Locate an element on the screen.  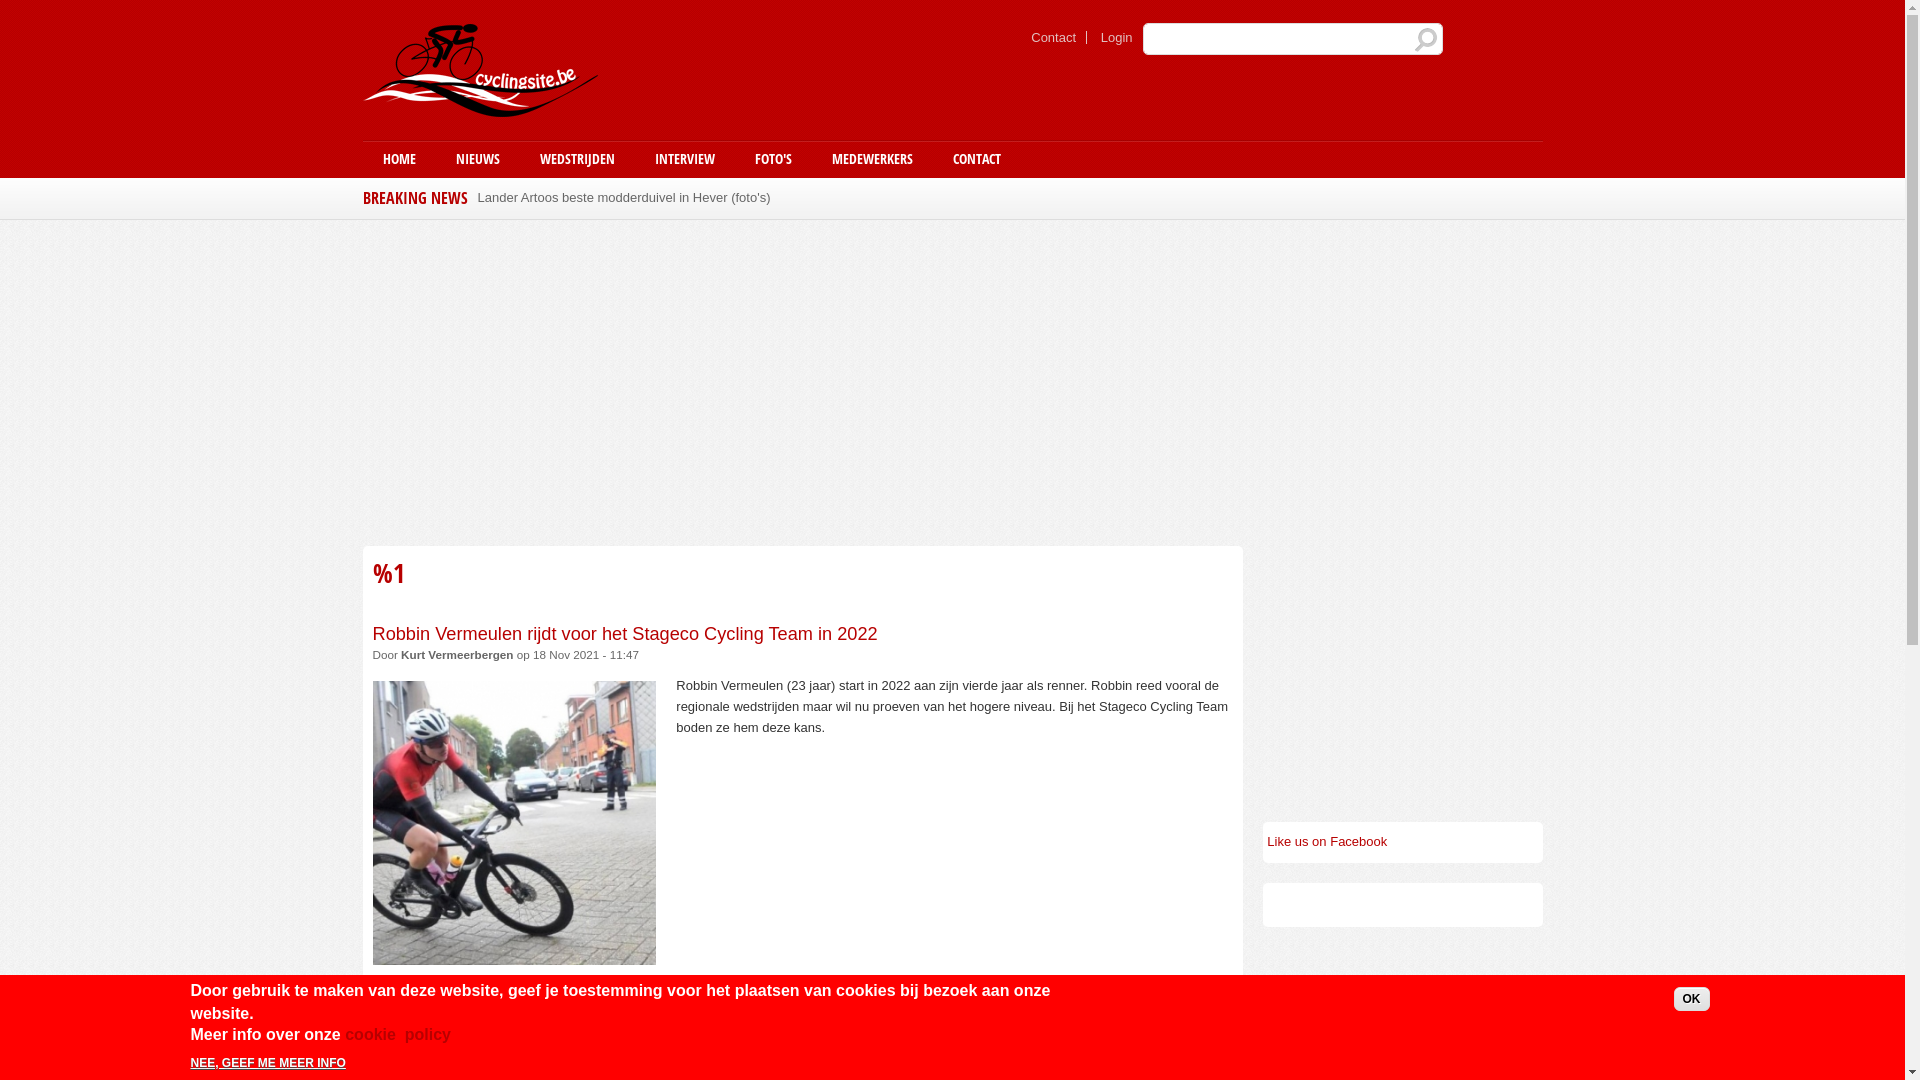
'Overslaan en naar de inhoud gaan' is located at coordinates (892, 2).